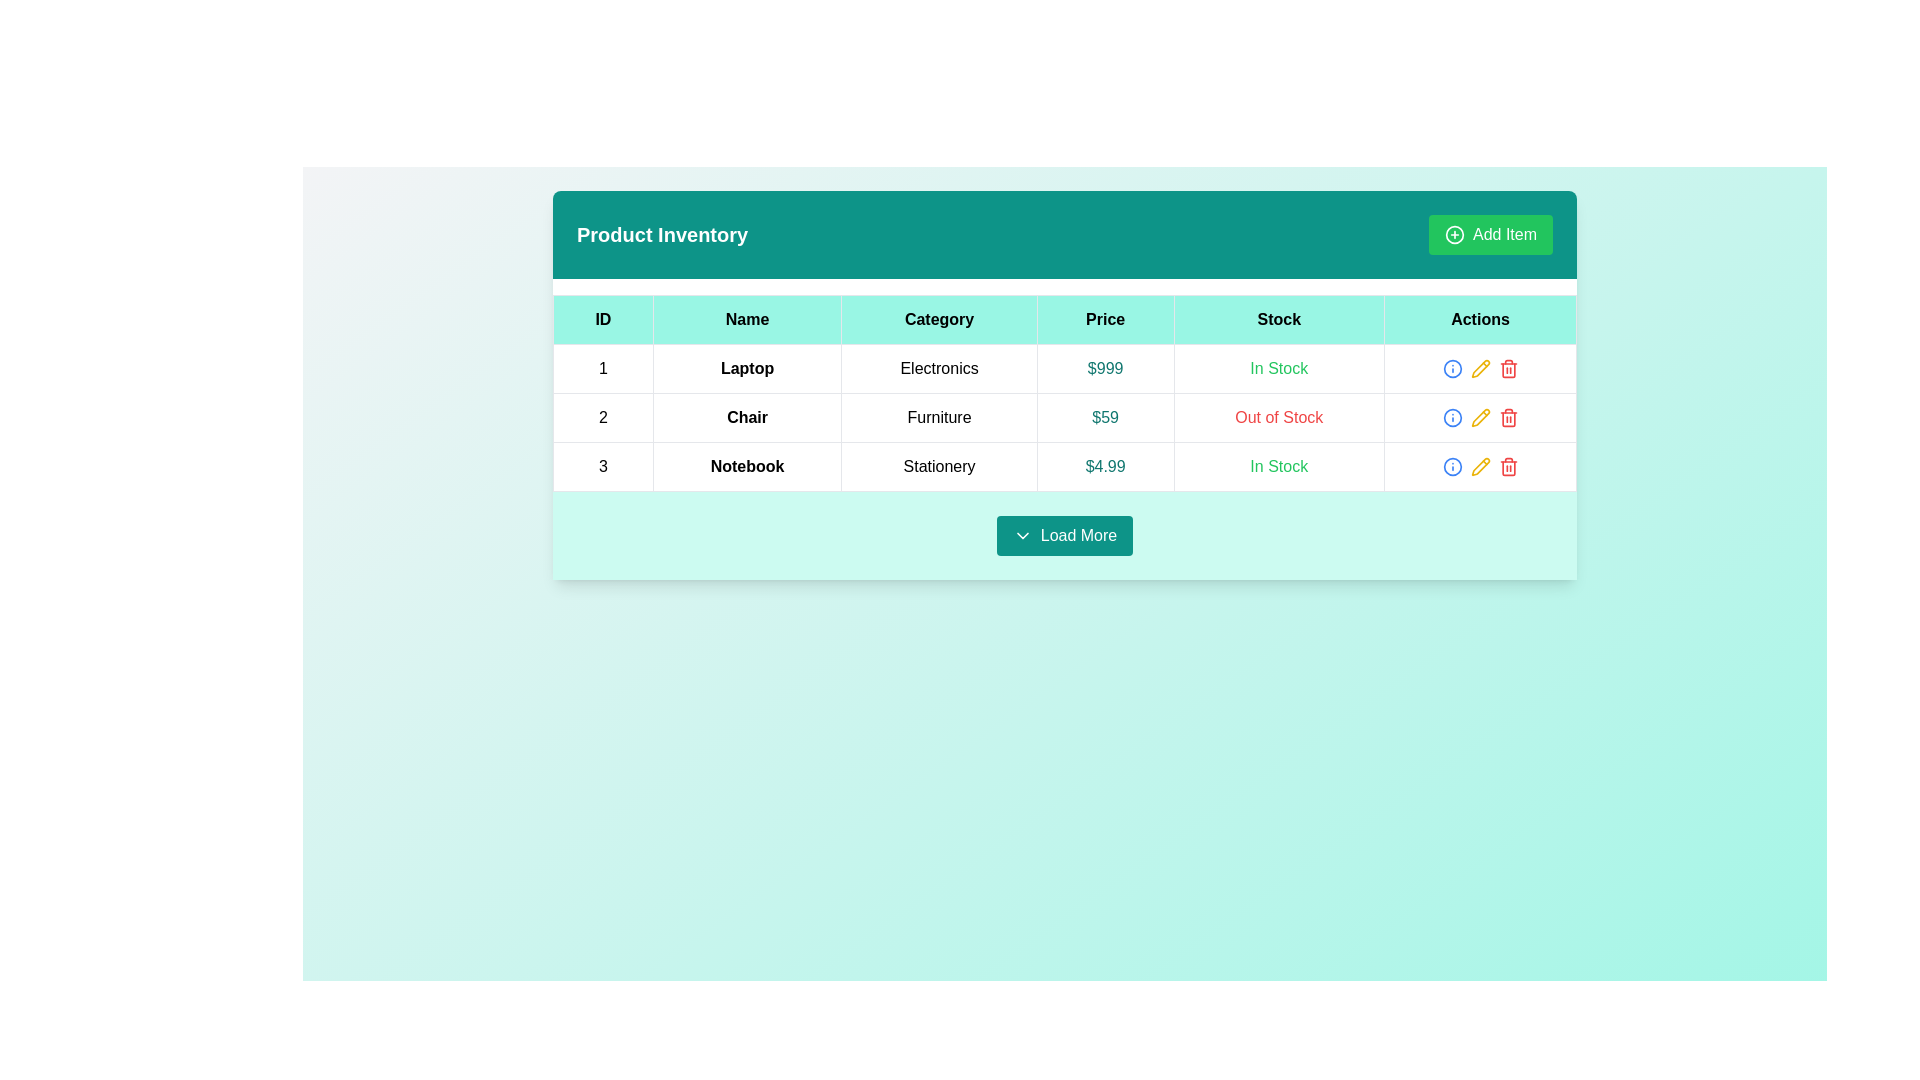 The width and height of the screenshot is (1920, 1080). What do you see at coordinates (1278, 369) in the screenshot?
I see `the green 'In Stock' text label located in the last column of the first row of the table representing the 'Laptop' product` at bounding box center [1278, 369].